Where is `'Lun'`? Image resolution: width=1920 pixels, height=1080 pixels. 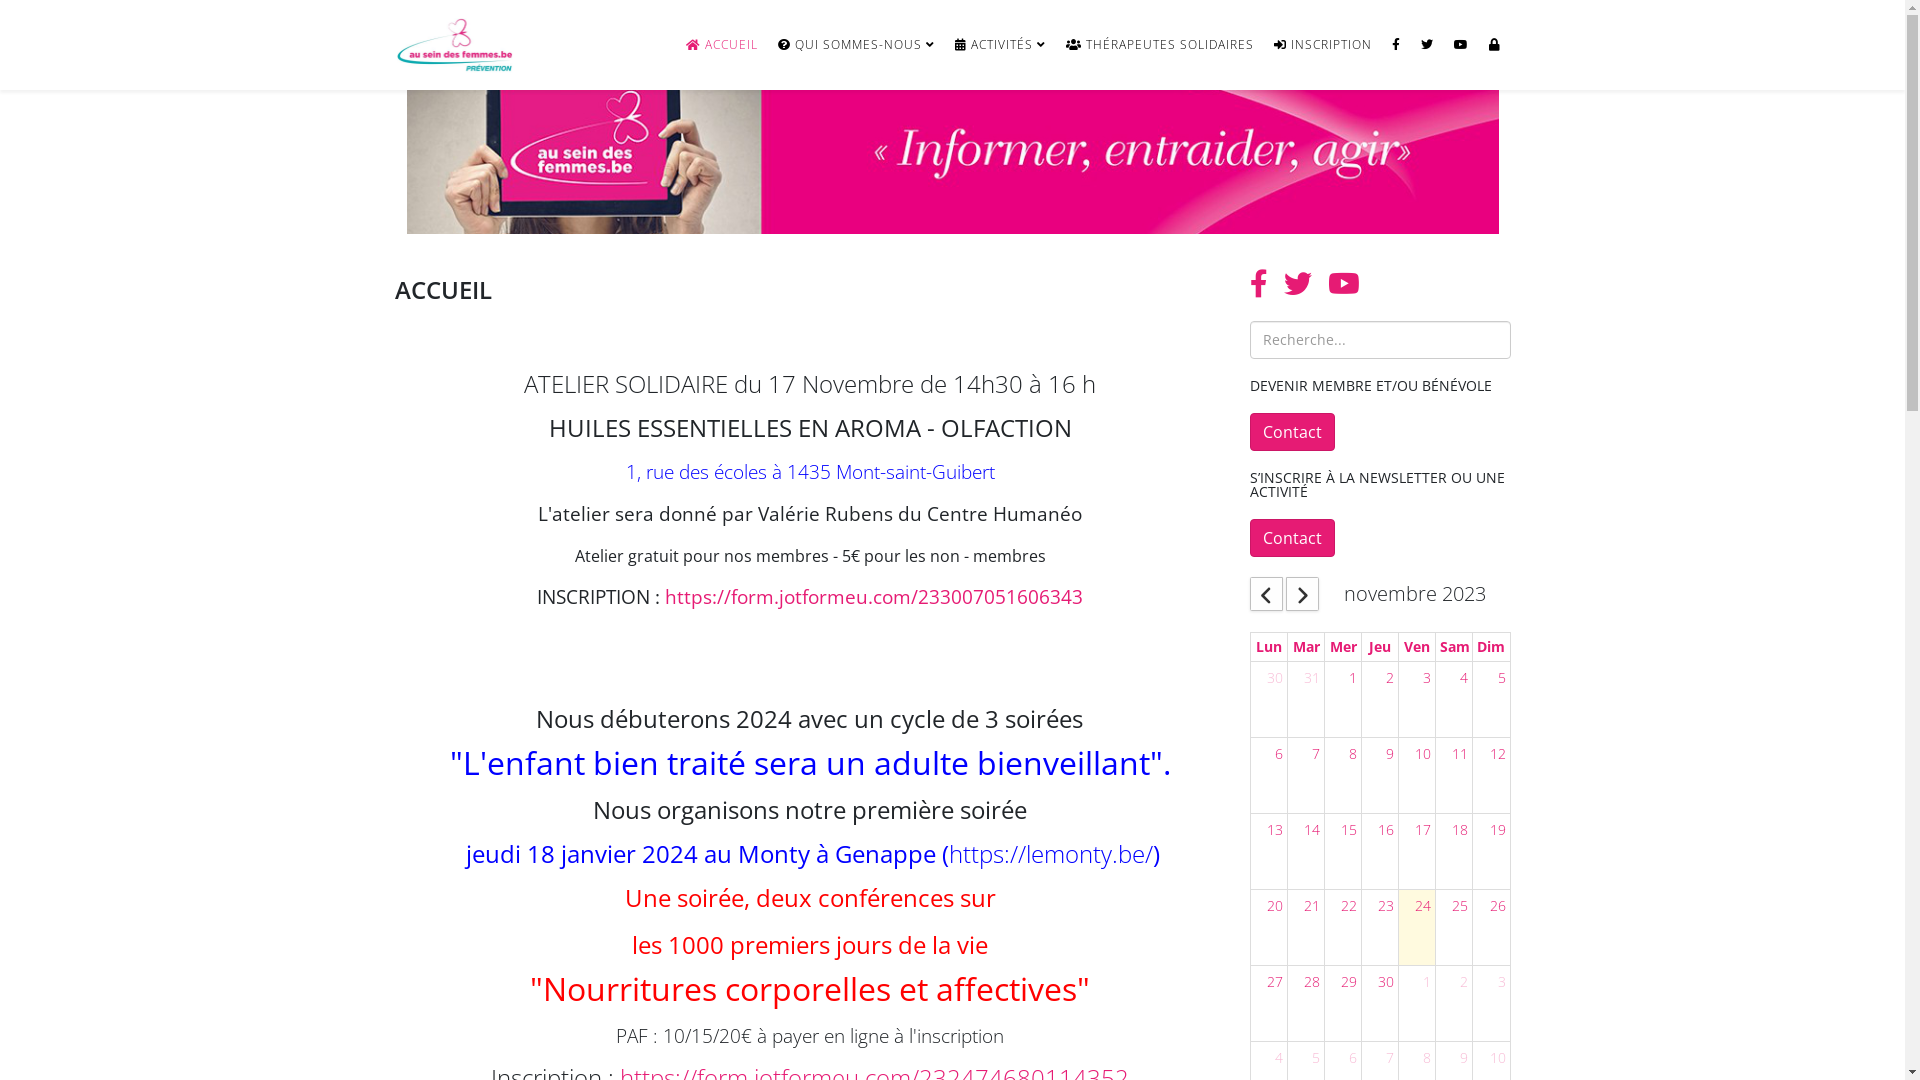
'Lun' is located at coordinates (1251, 647).